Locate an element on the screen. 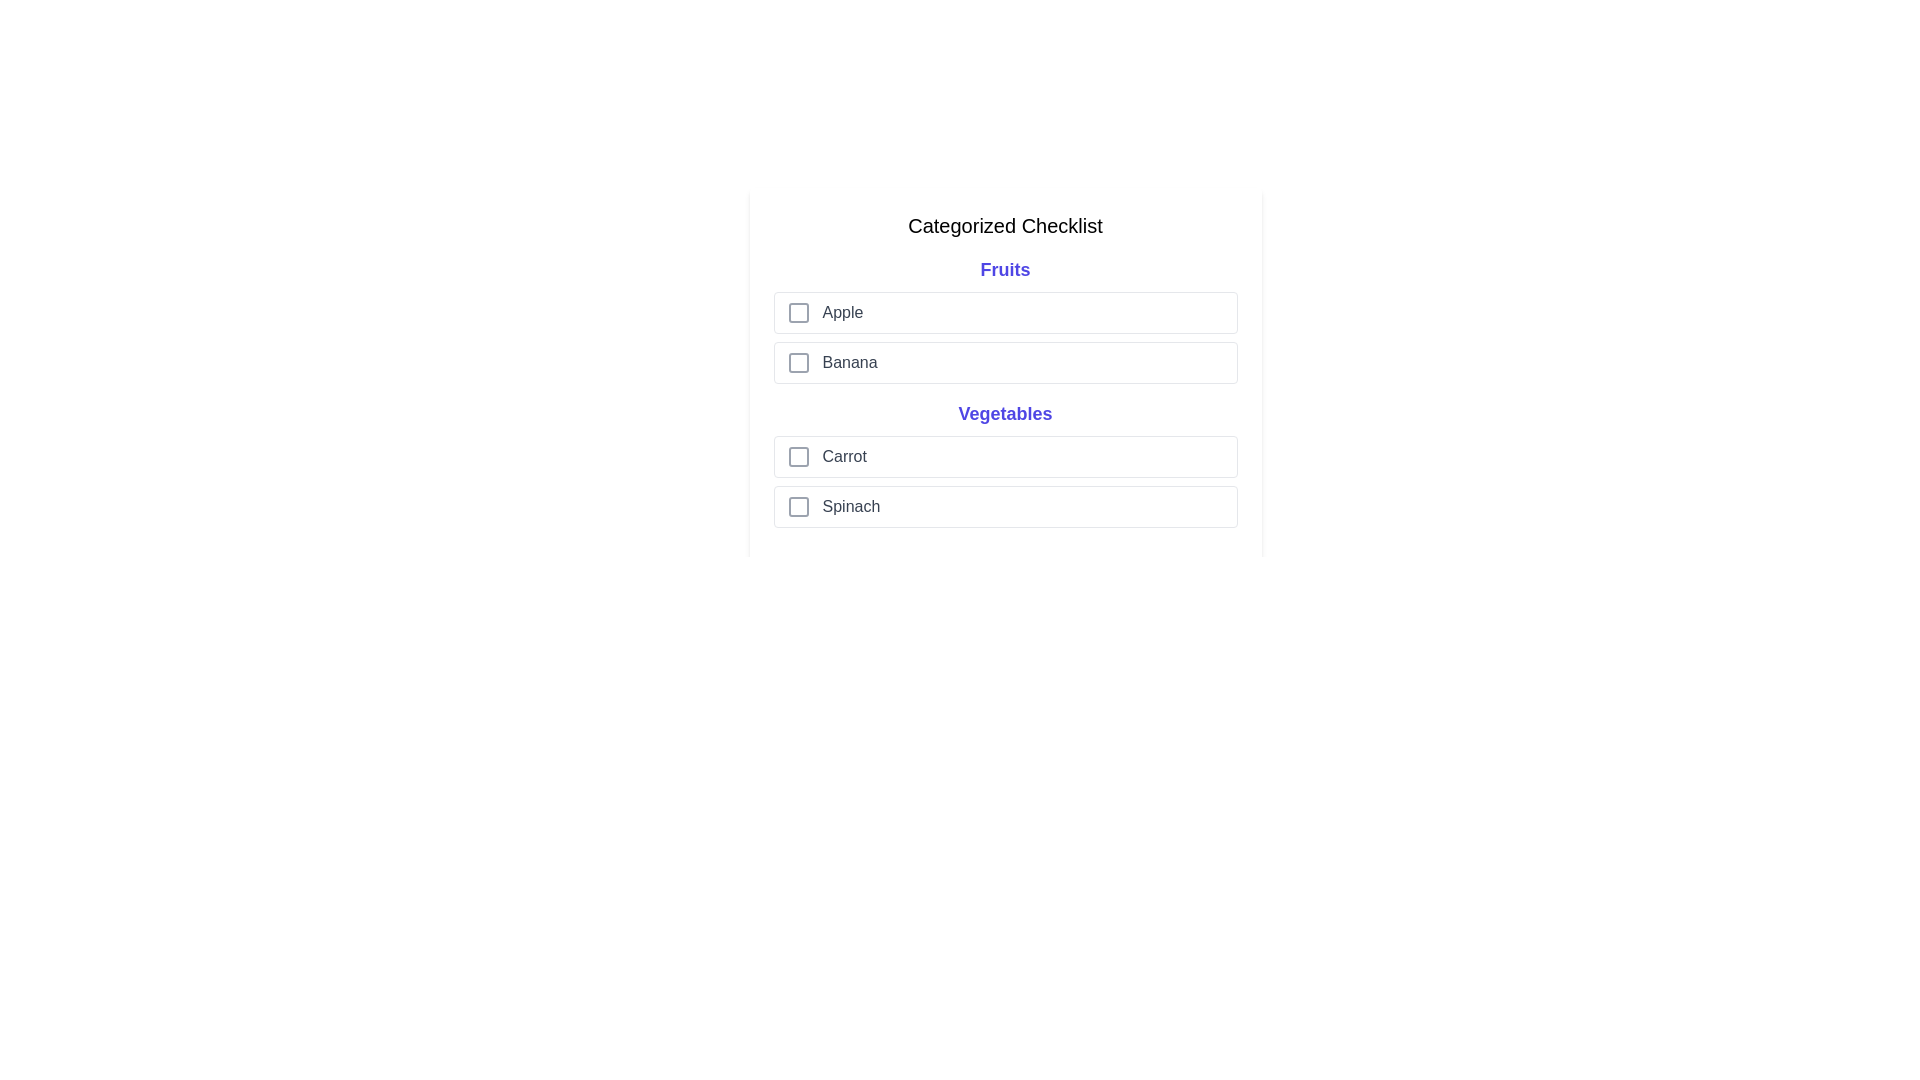  the checkboxes in the 'Fruits' checklist section to select items 'Apple' and 'Banana' is located at coordinates (1004, 319).